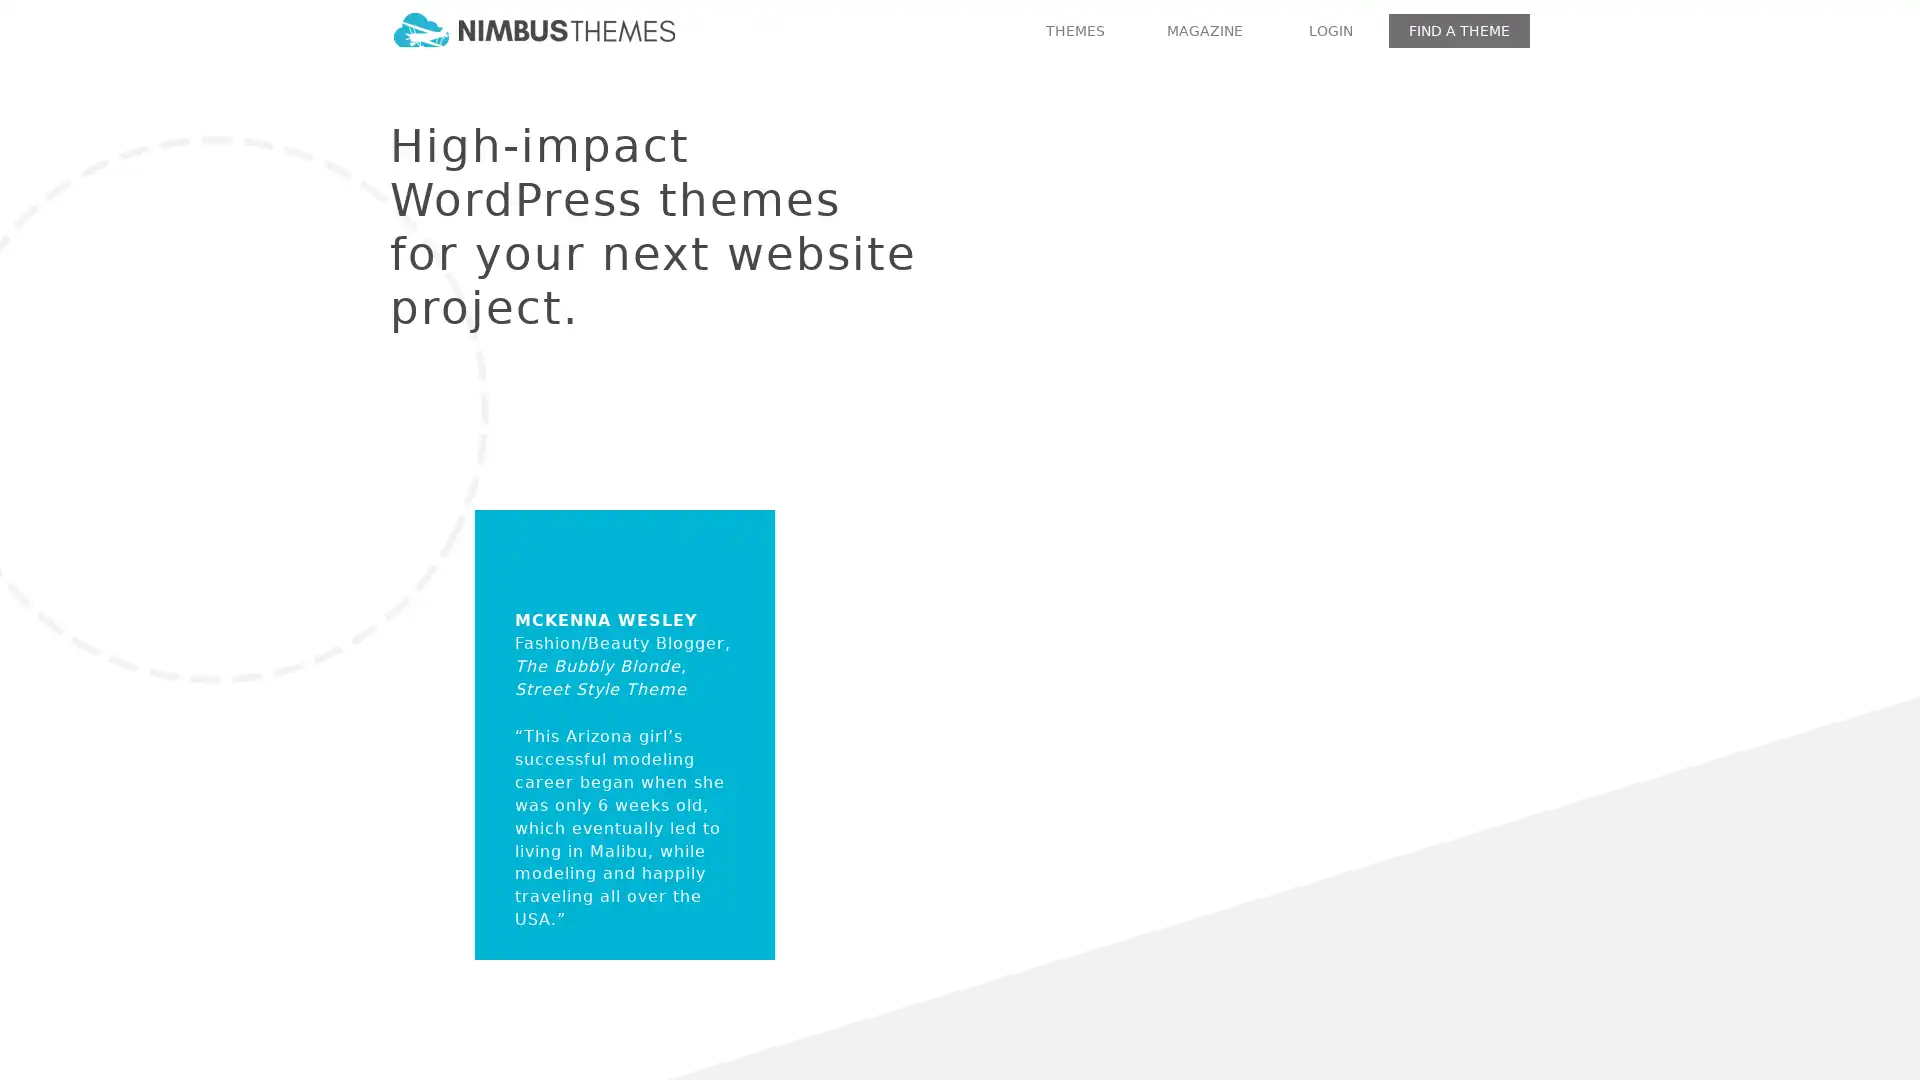  Describe the element at coordinates (1176, 693) in the screenshot. I see `2` at that location.